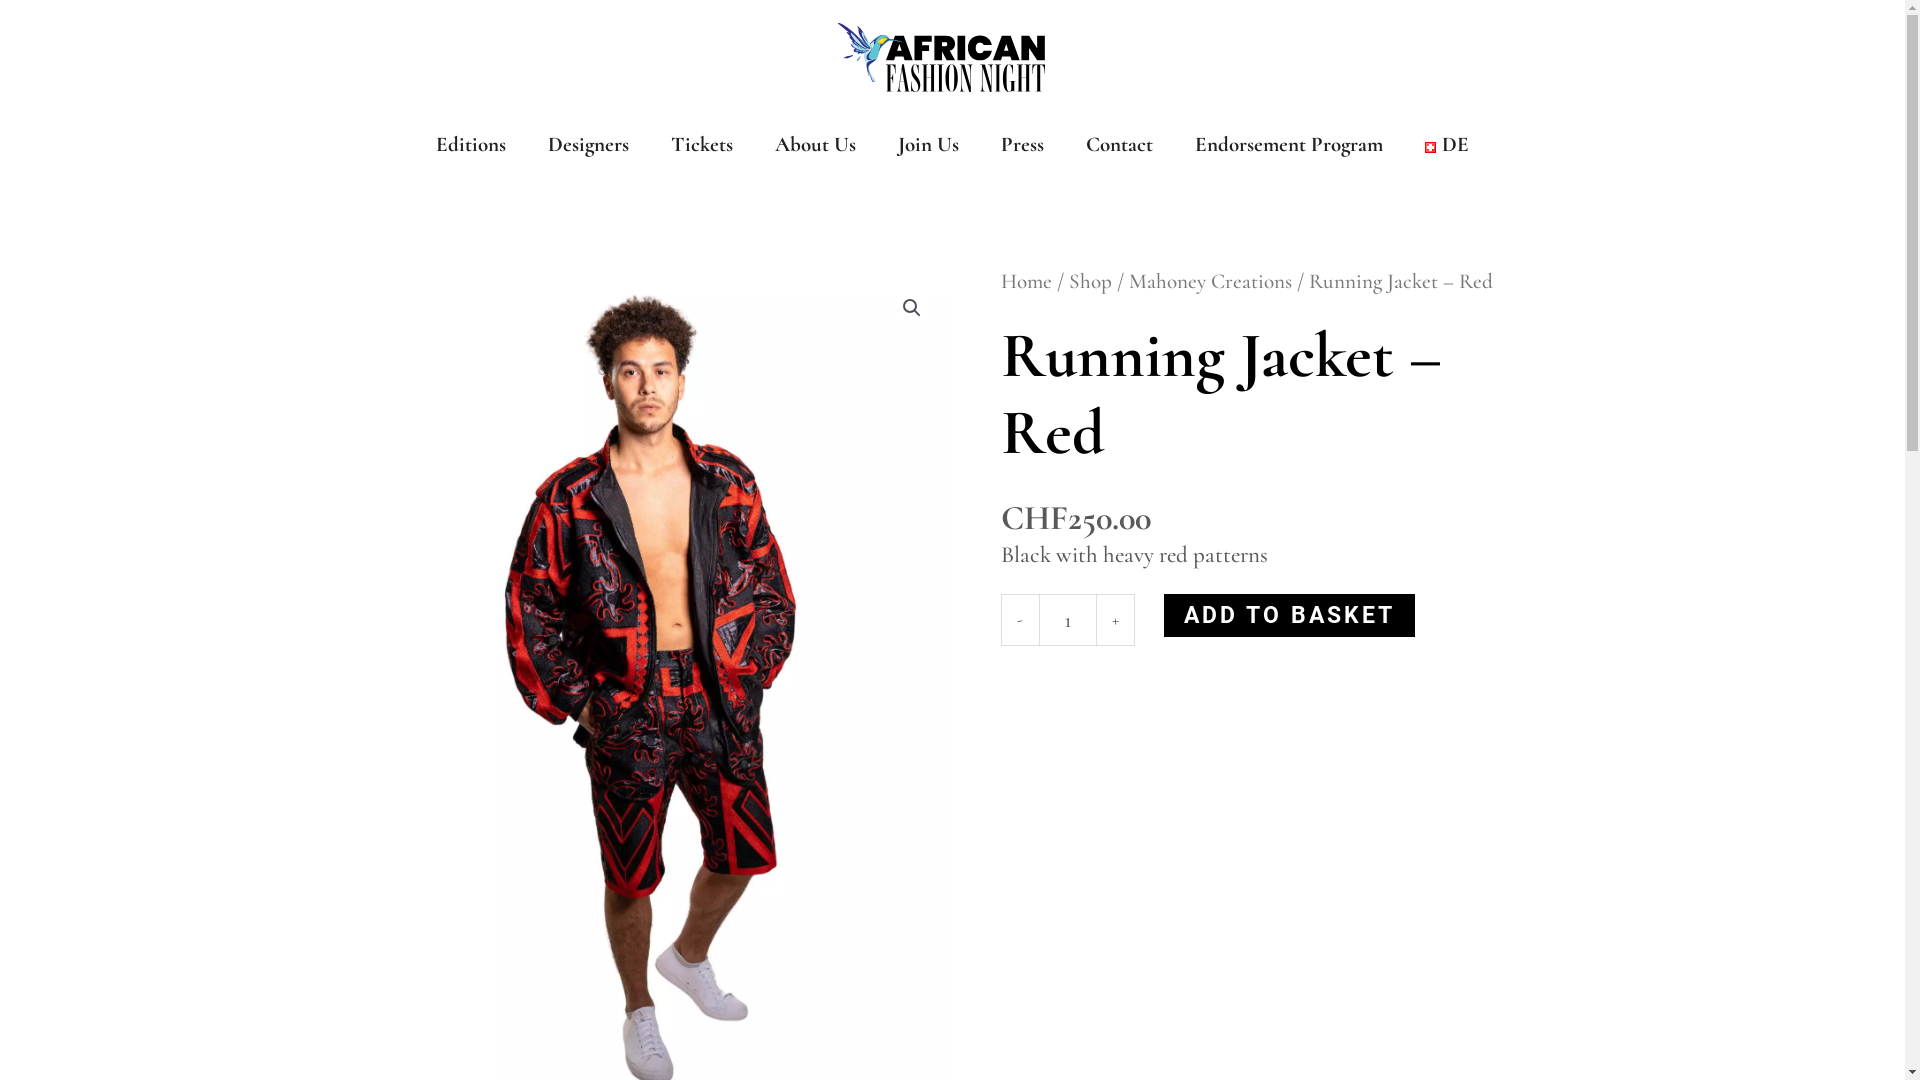  What do you see at coordinates (1025, 281) in the screenshot?
I see `'Home'` at bounding box center [1025, 281].